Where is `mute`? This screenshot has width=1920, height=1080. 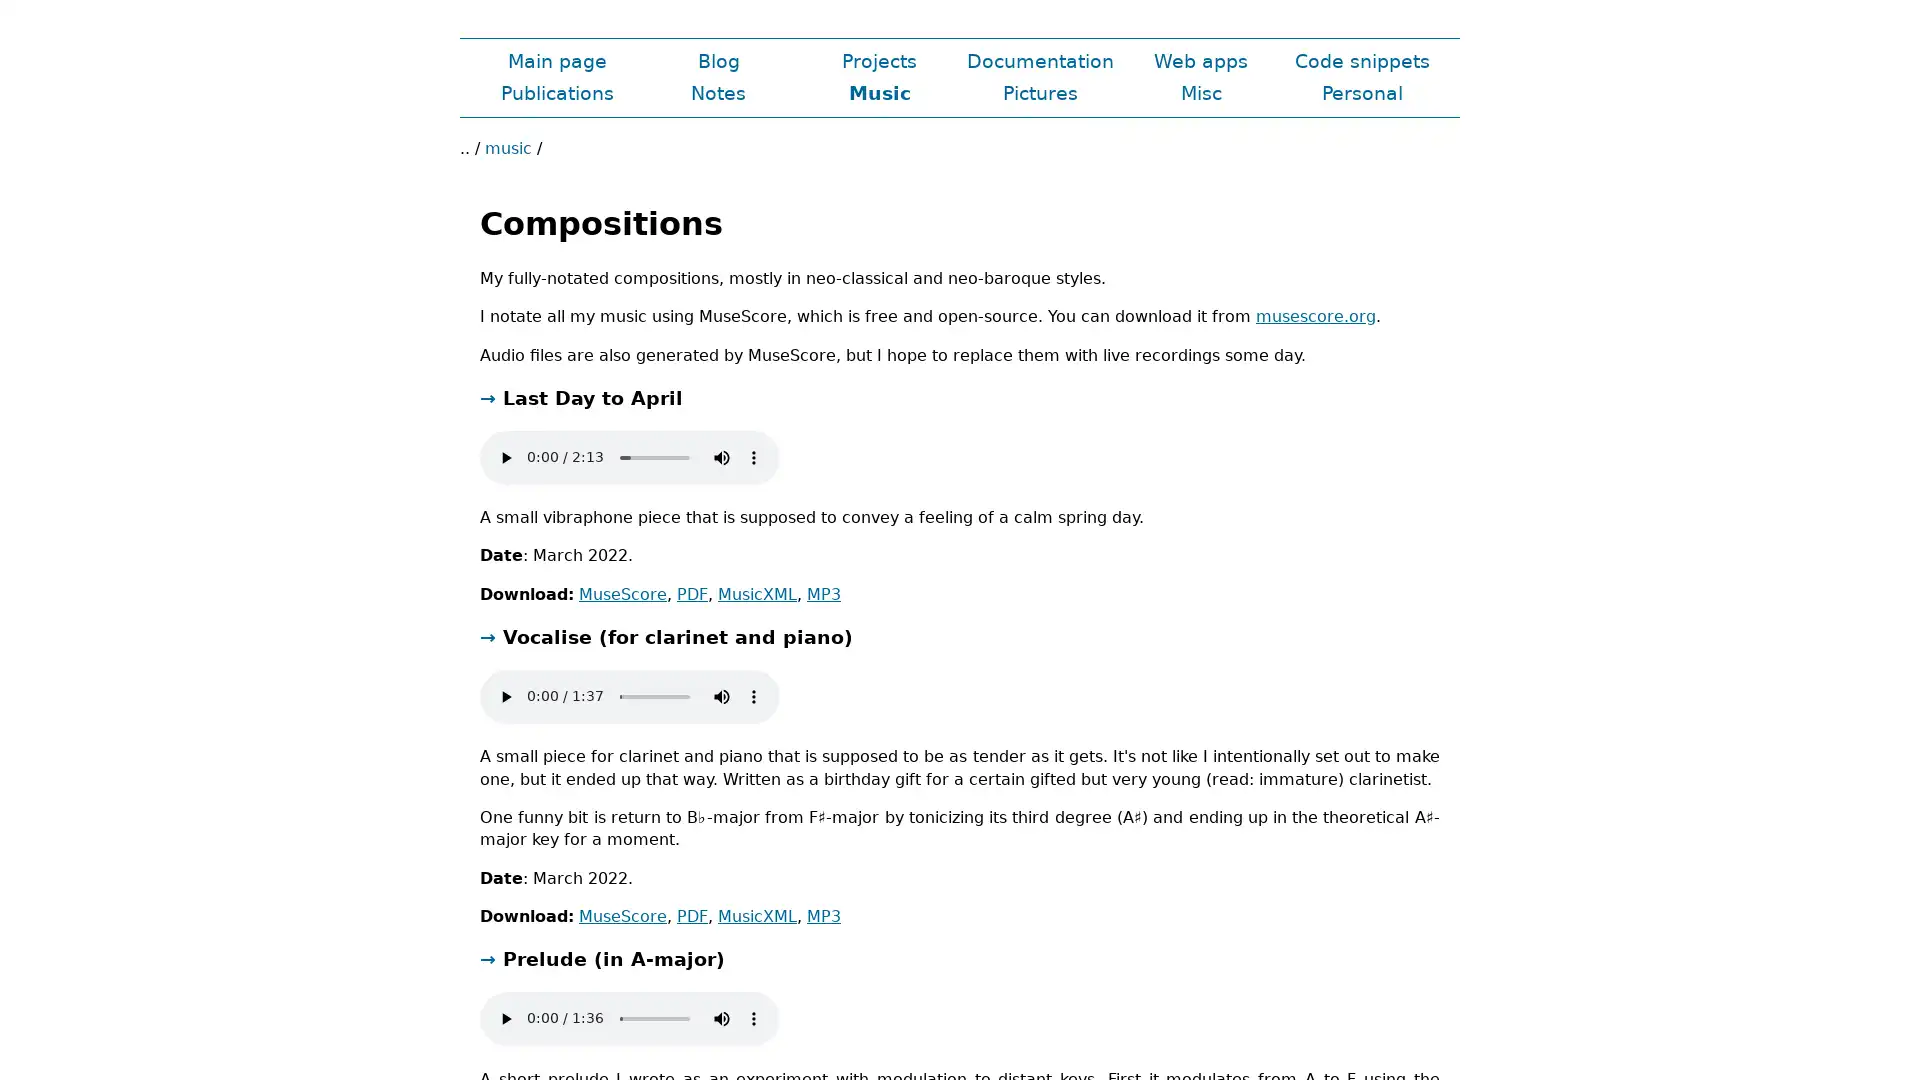
mute is located at coordinates (720, 694).